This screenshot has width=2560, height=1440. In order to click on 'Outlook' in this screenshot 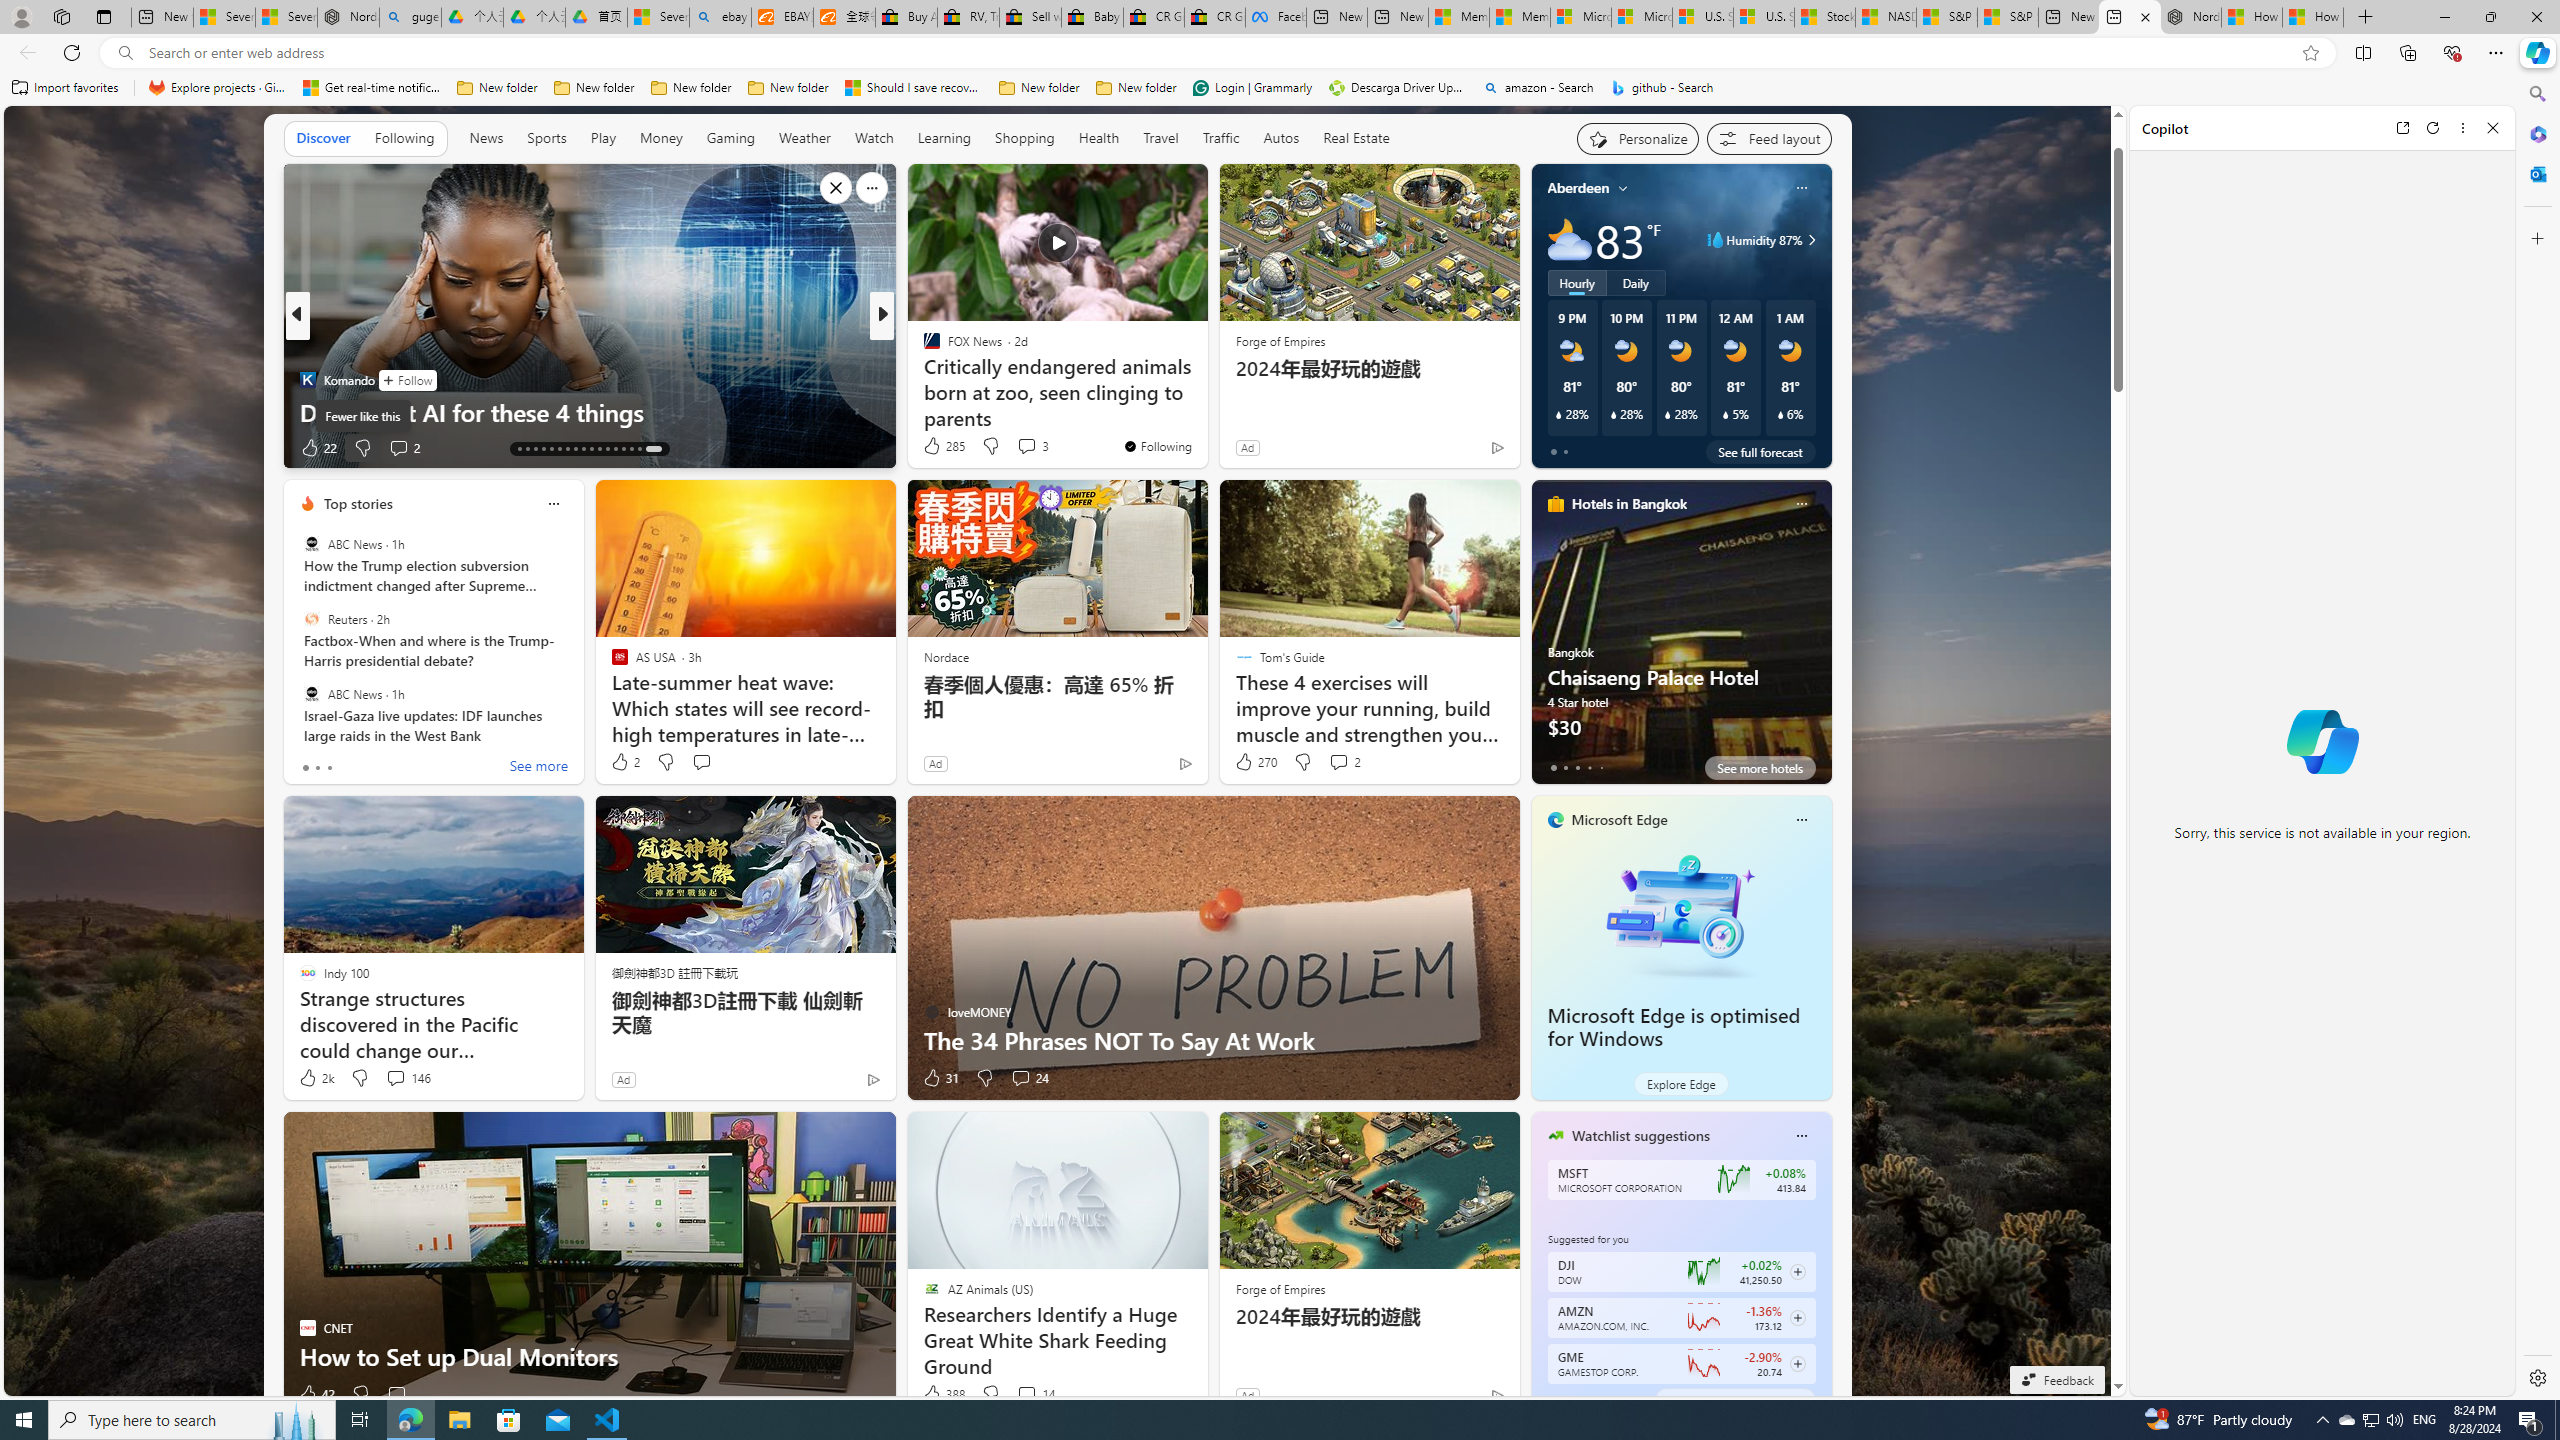, I will do `click(2535, 172)`.